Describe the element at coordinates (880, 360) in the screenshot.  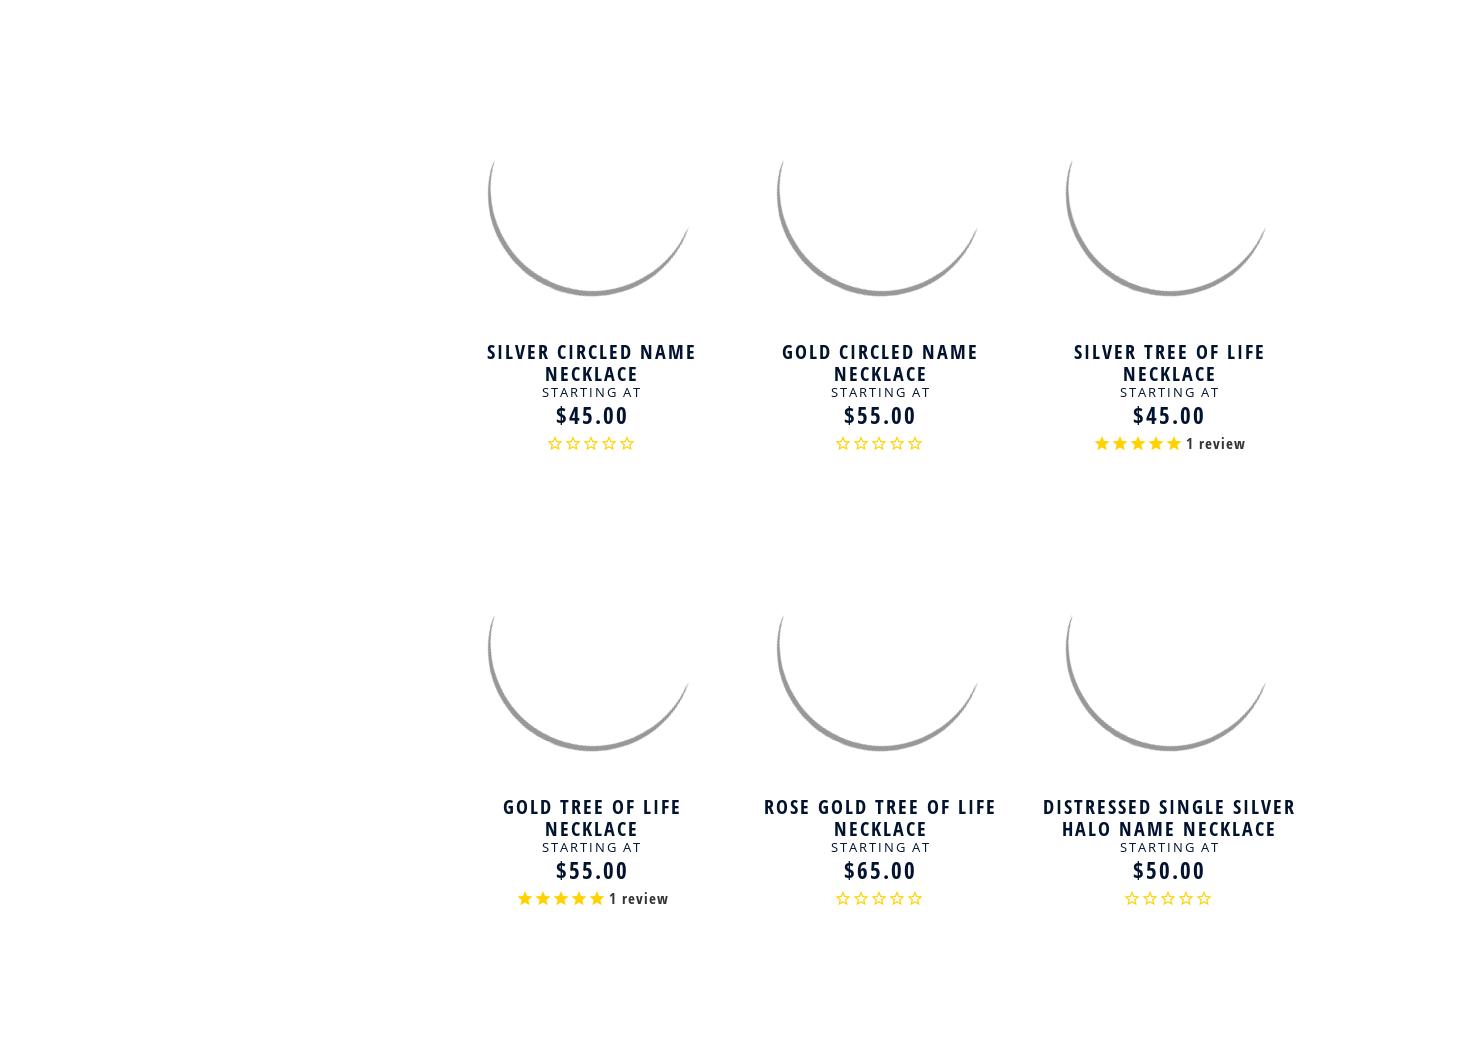
I see `'Gold Circled Name Necklace'` at that location.